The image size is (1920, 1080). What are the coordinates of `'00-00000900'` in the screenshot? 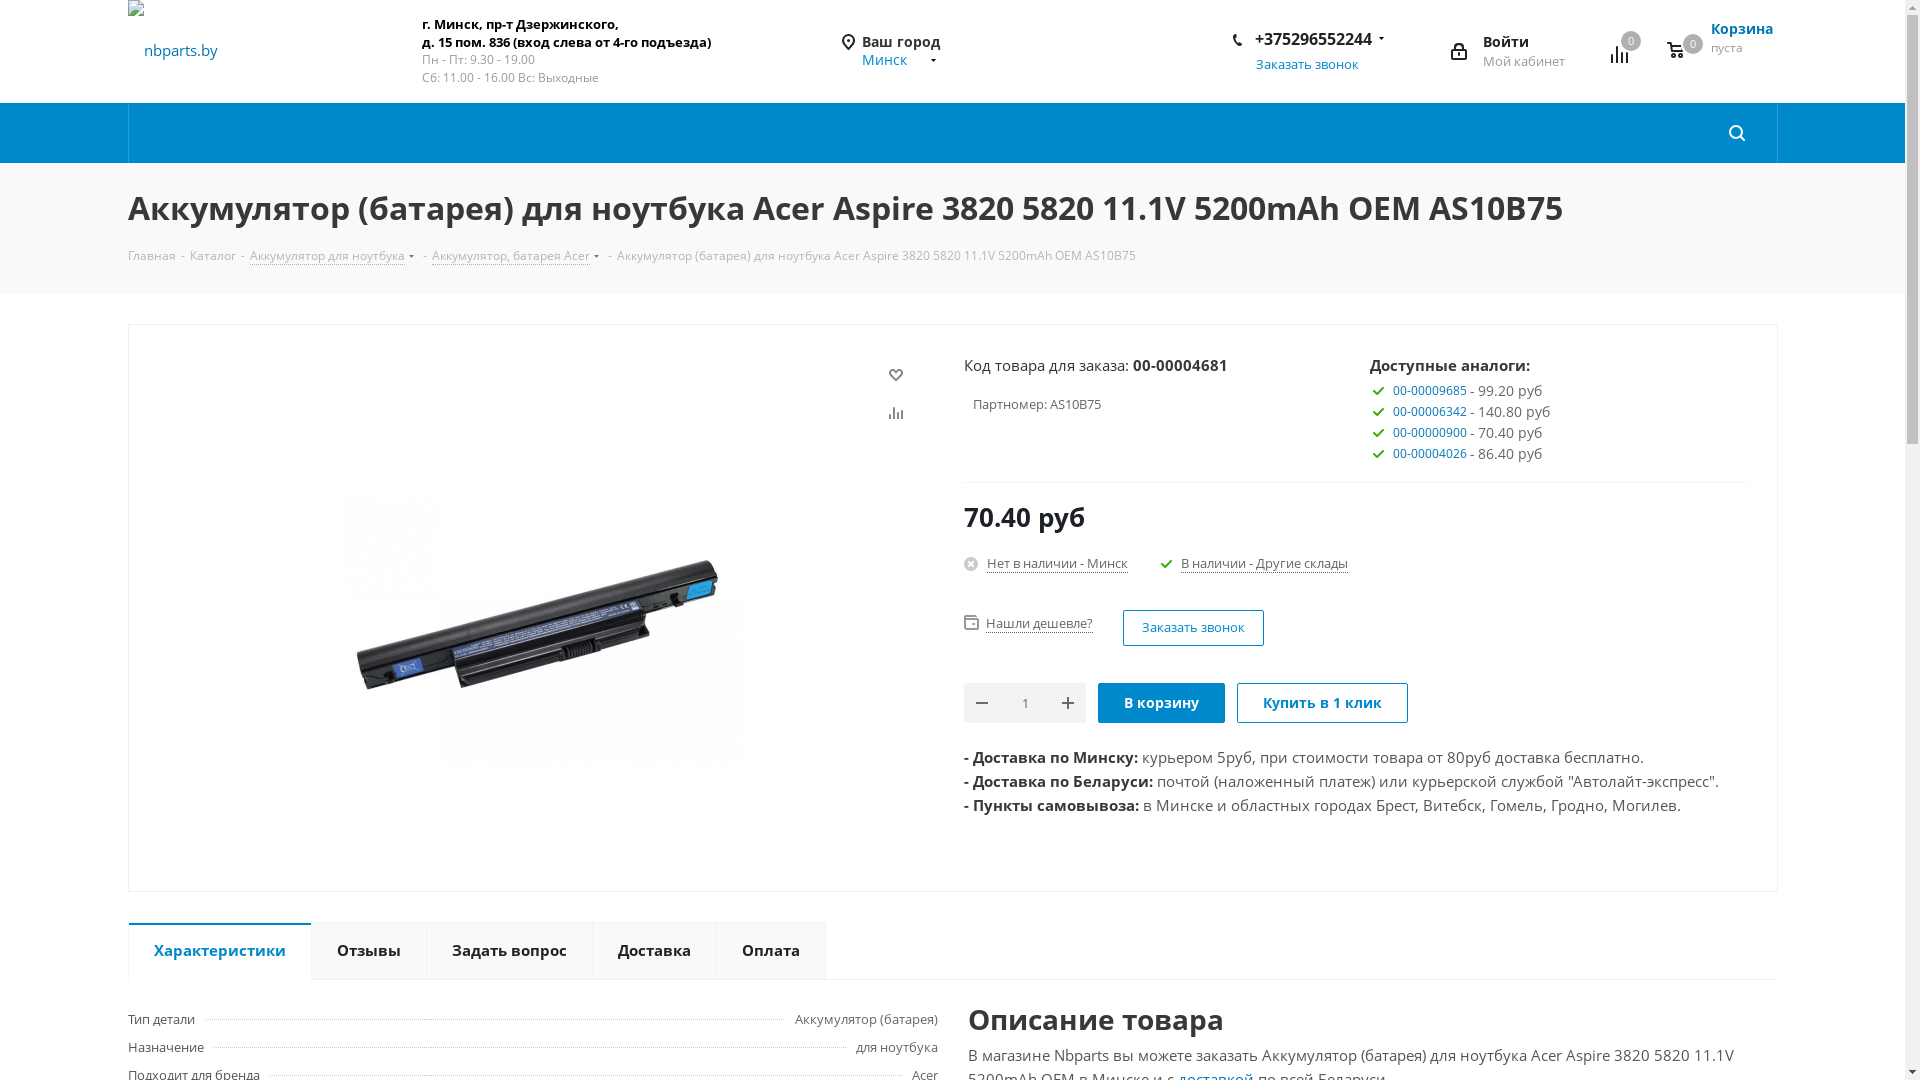 It's located at (1429, 431).